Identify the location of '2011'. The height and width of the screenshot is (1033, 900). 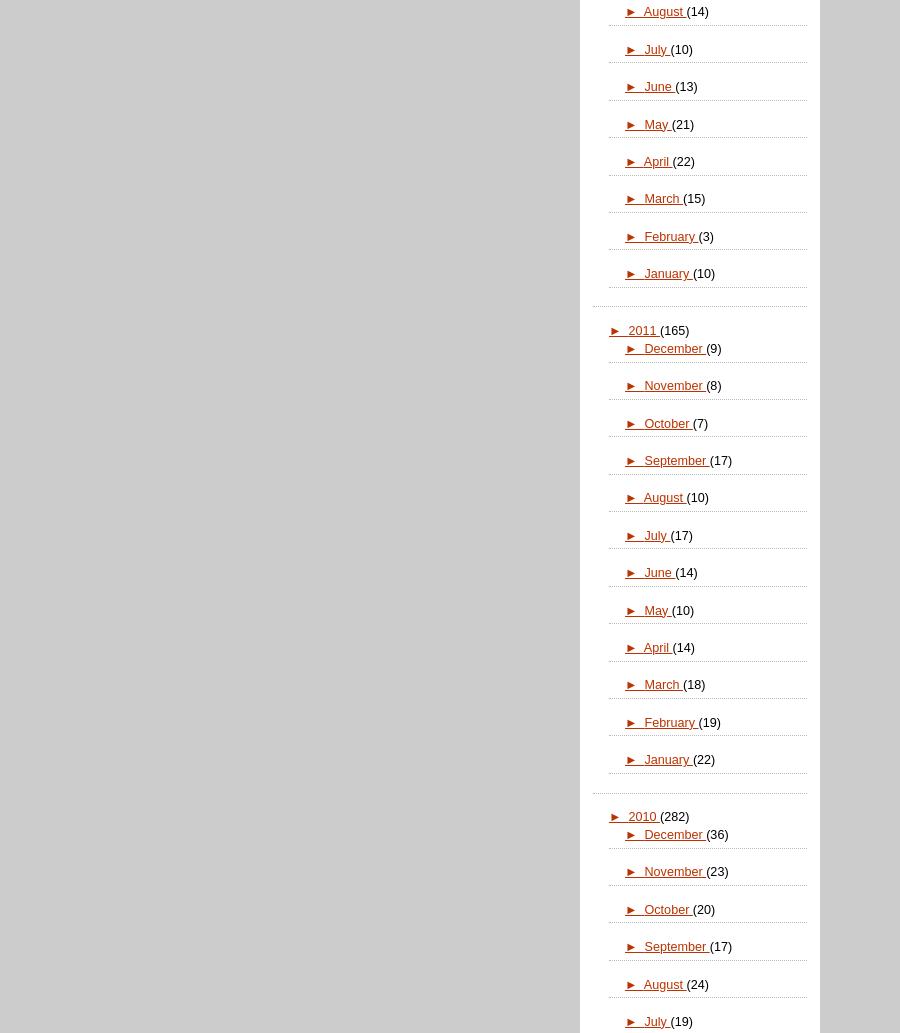
(644, 329).